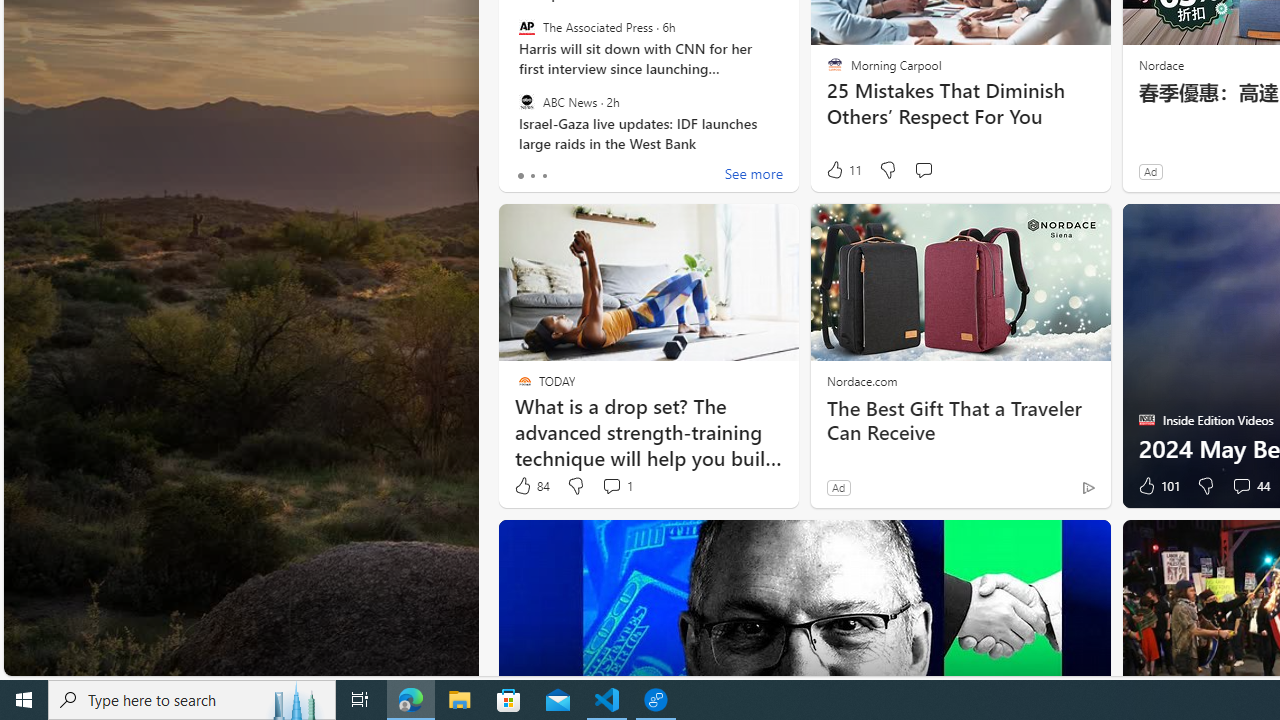  What do you see at coordinates (610, 486) in the screenshot?
I see `'View comments 1 Comment'` at bounding box center [610, 486].